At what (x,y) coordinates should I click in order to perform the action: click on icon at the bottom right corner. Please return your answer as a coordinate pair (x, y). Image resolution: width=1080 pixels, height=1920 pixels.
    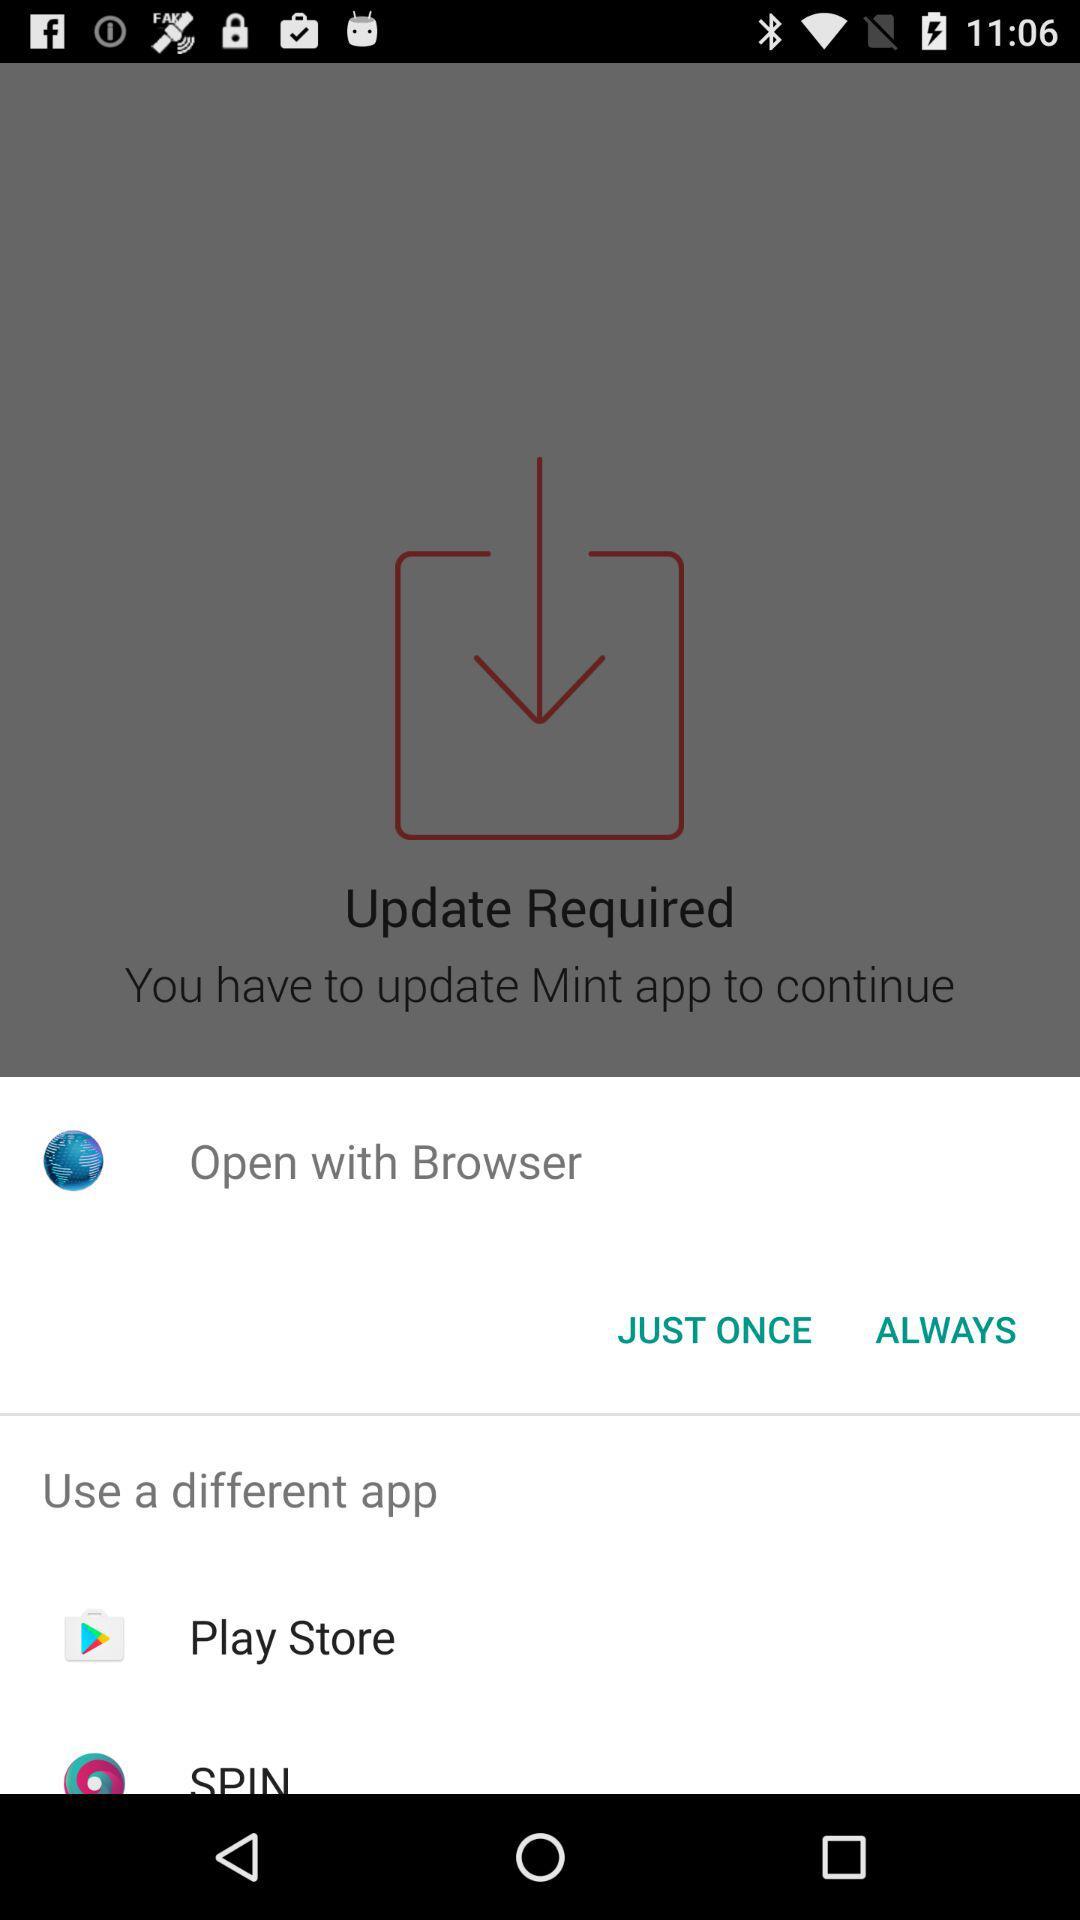
    Looking at the image, I should click on (945, 1329).